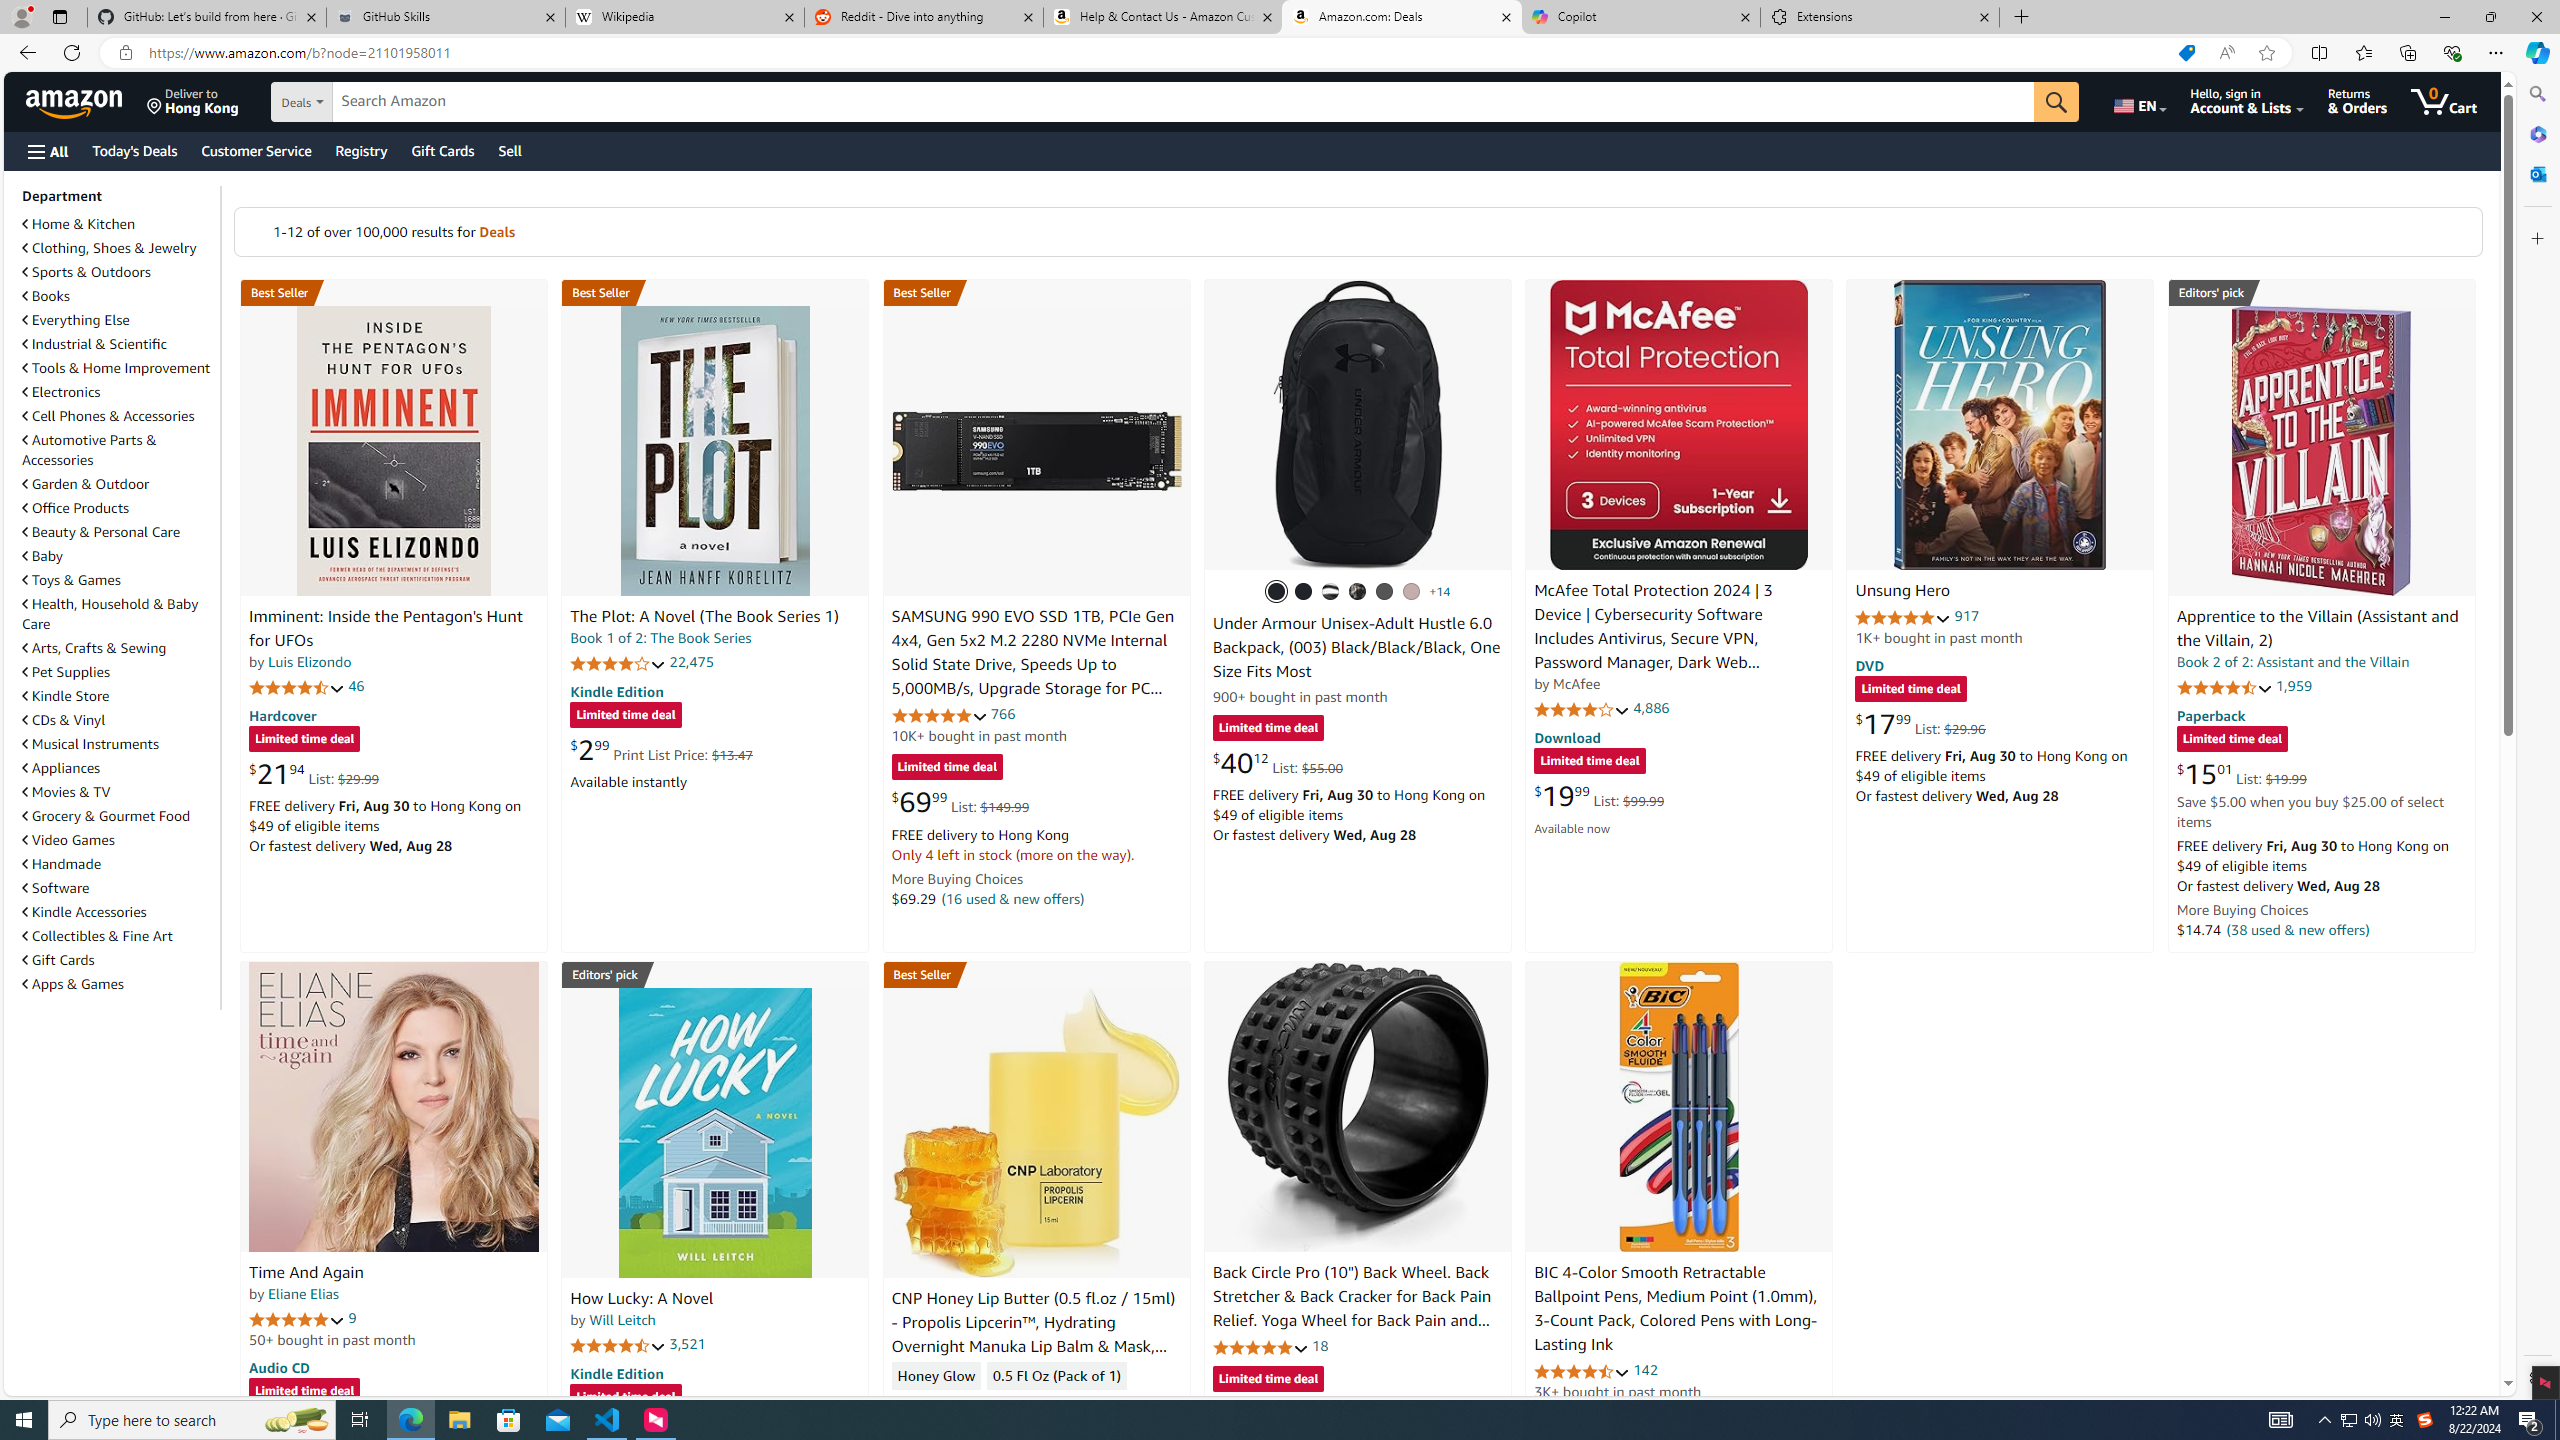 The image size is (2560, 1440). I want to click on 'Video Games', so click(69, 839).